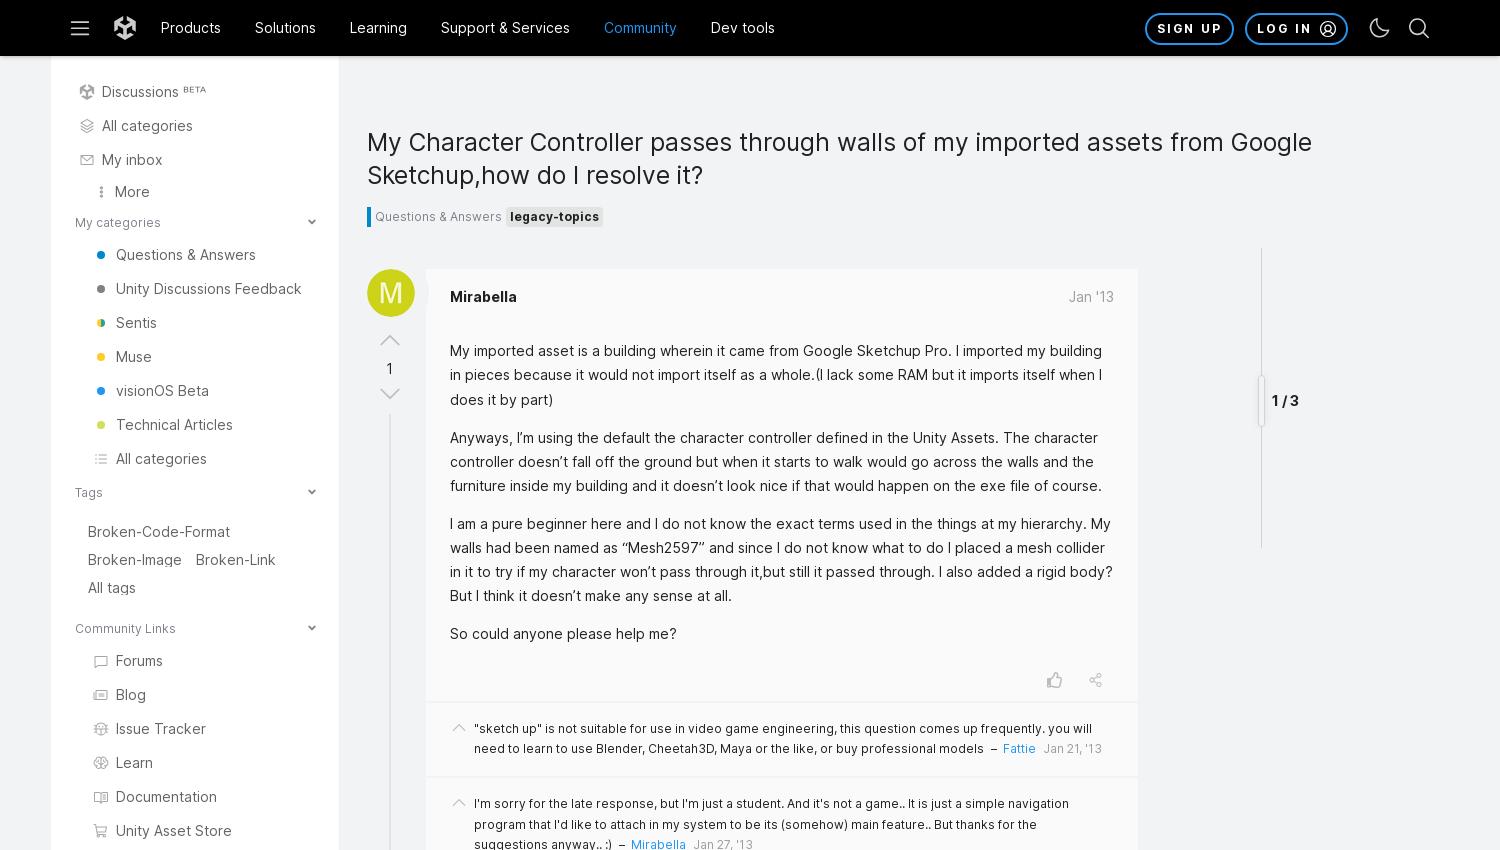 This screenshot has width=1500, height=850. I want to click on 'Muse', so click(114, 355).